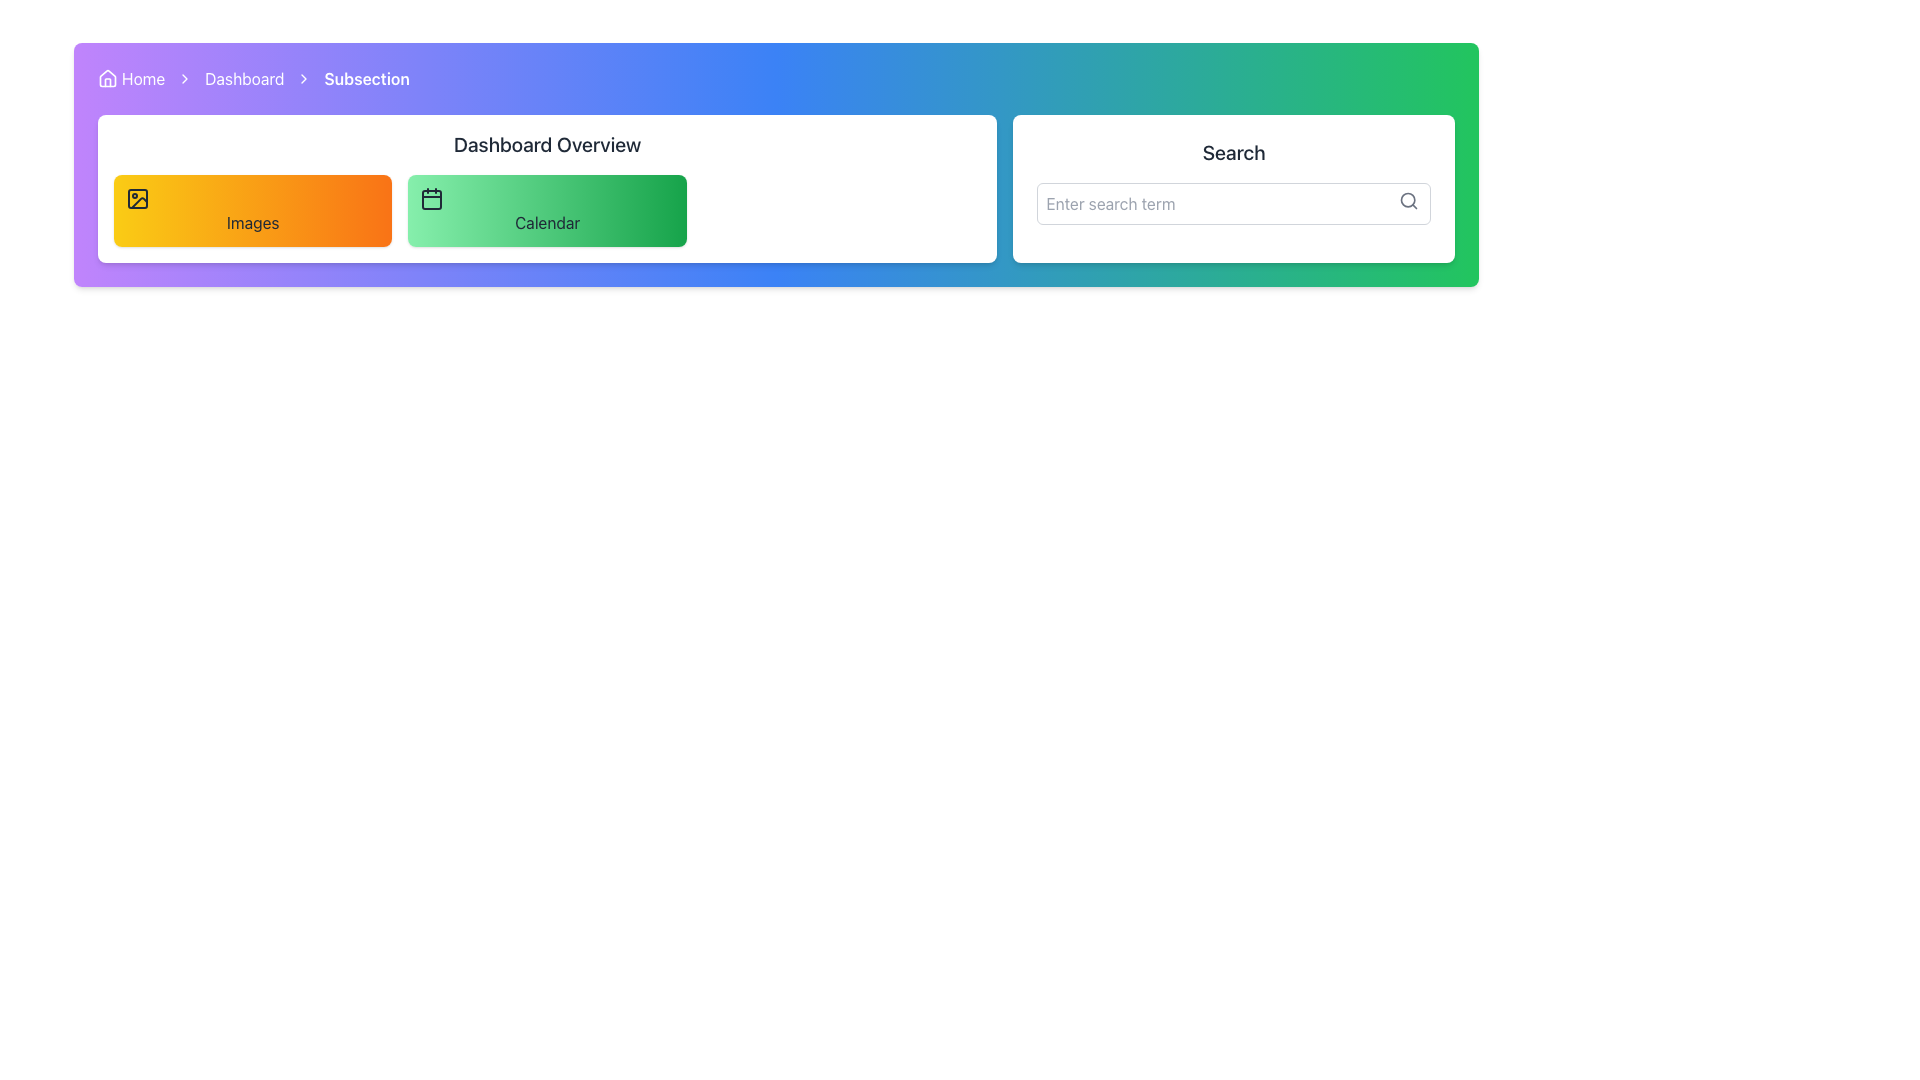 This screenshot has height=1080, width=1920. Describe the element at coordinates (252, 223) in the screenshot. I see `the text label indicating the category of 'Images' located on the yellow-to-orange gradient card, positioned in the middle-right area, to the right of the image icon` at that location.